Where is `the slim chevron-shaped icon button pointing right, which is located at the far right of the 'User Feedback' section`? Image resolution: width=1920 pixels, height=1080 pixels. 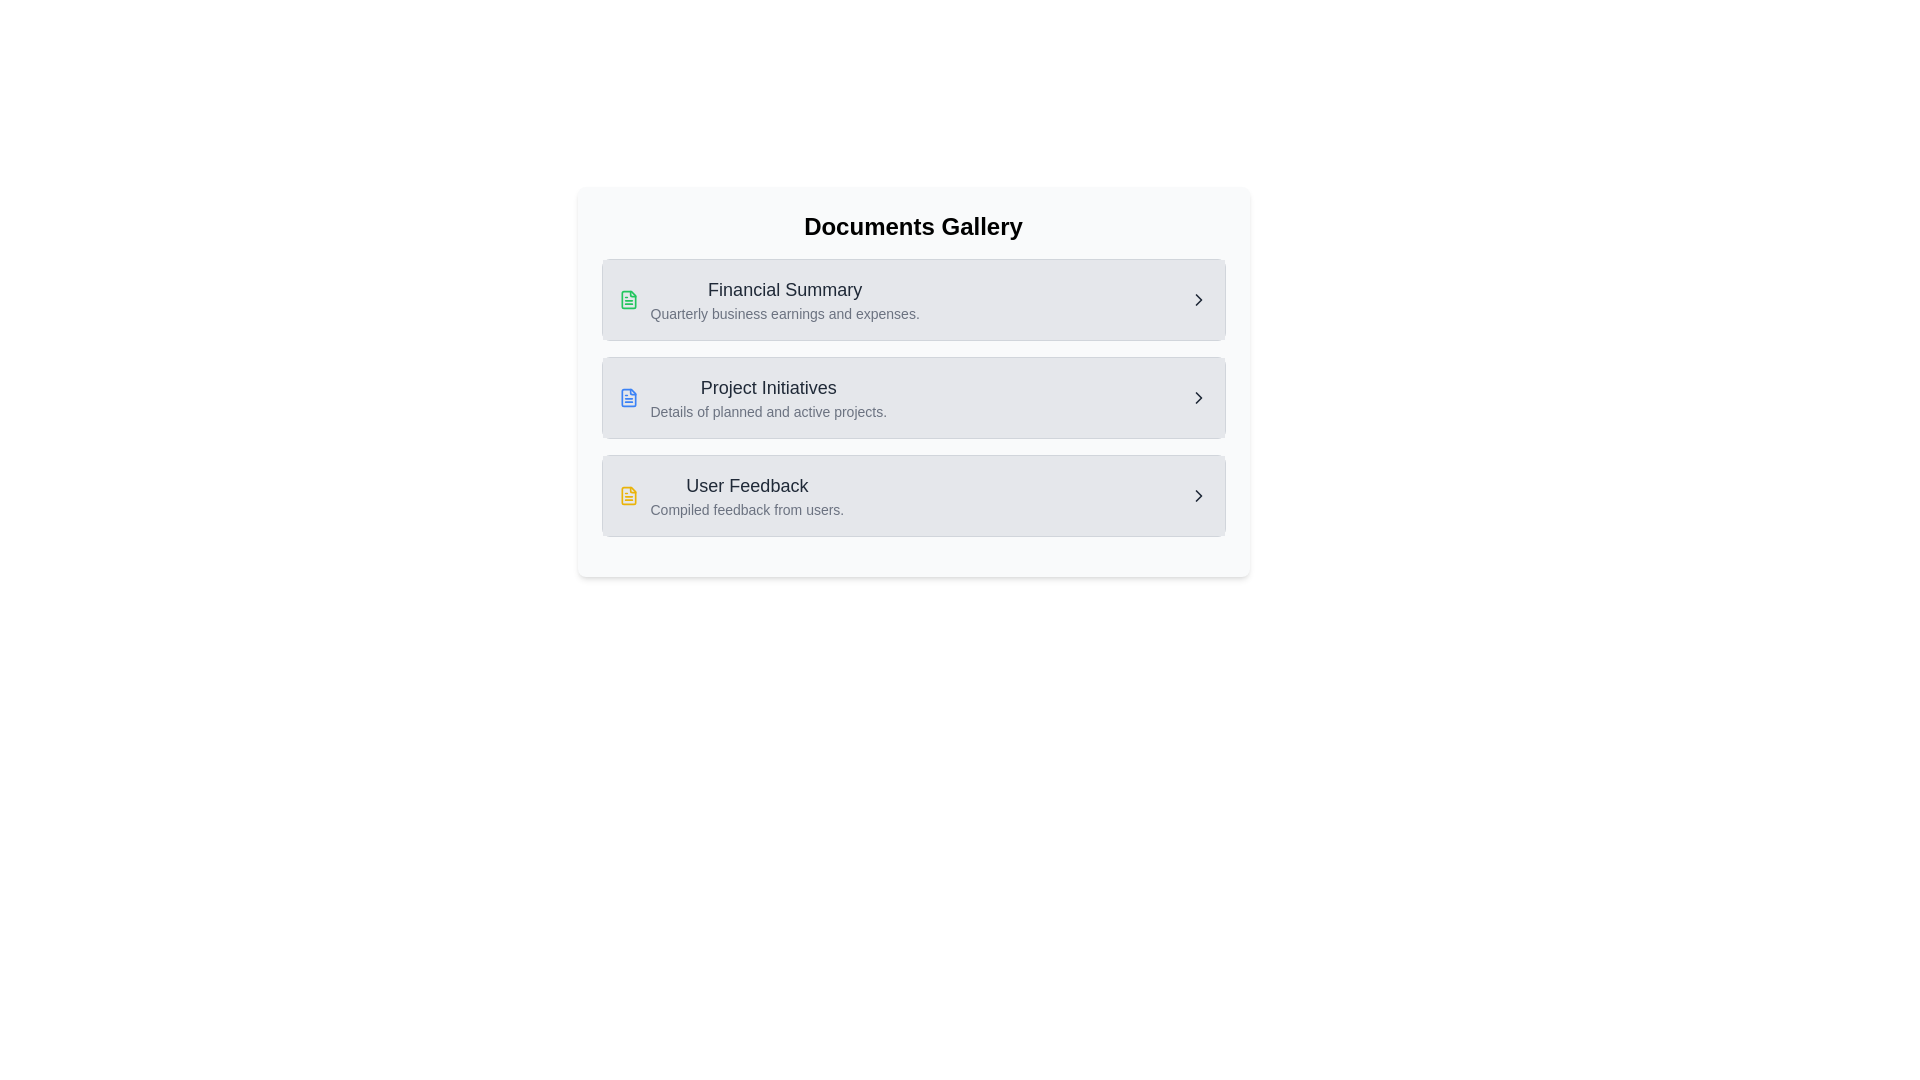 the slim chevron-shaped icon button pointing right, which is located at the far right of the 'User Feedback' section is located at coordinates (1198, 495).